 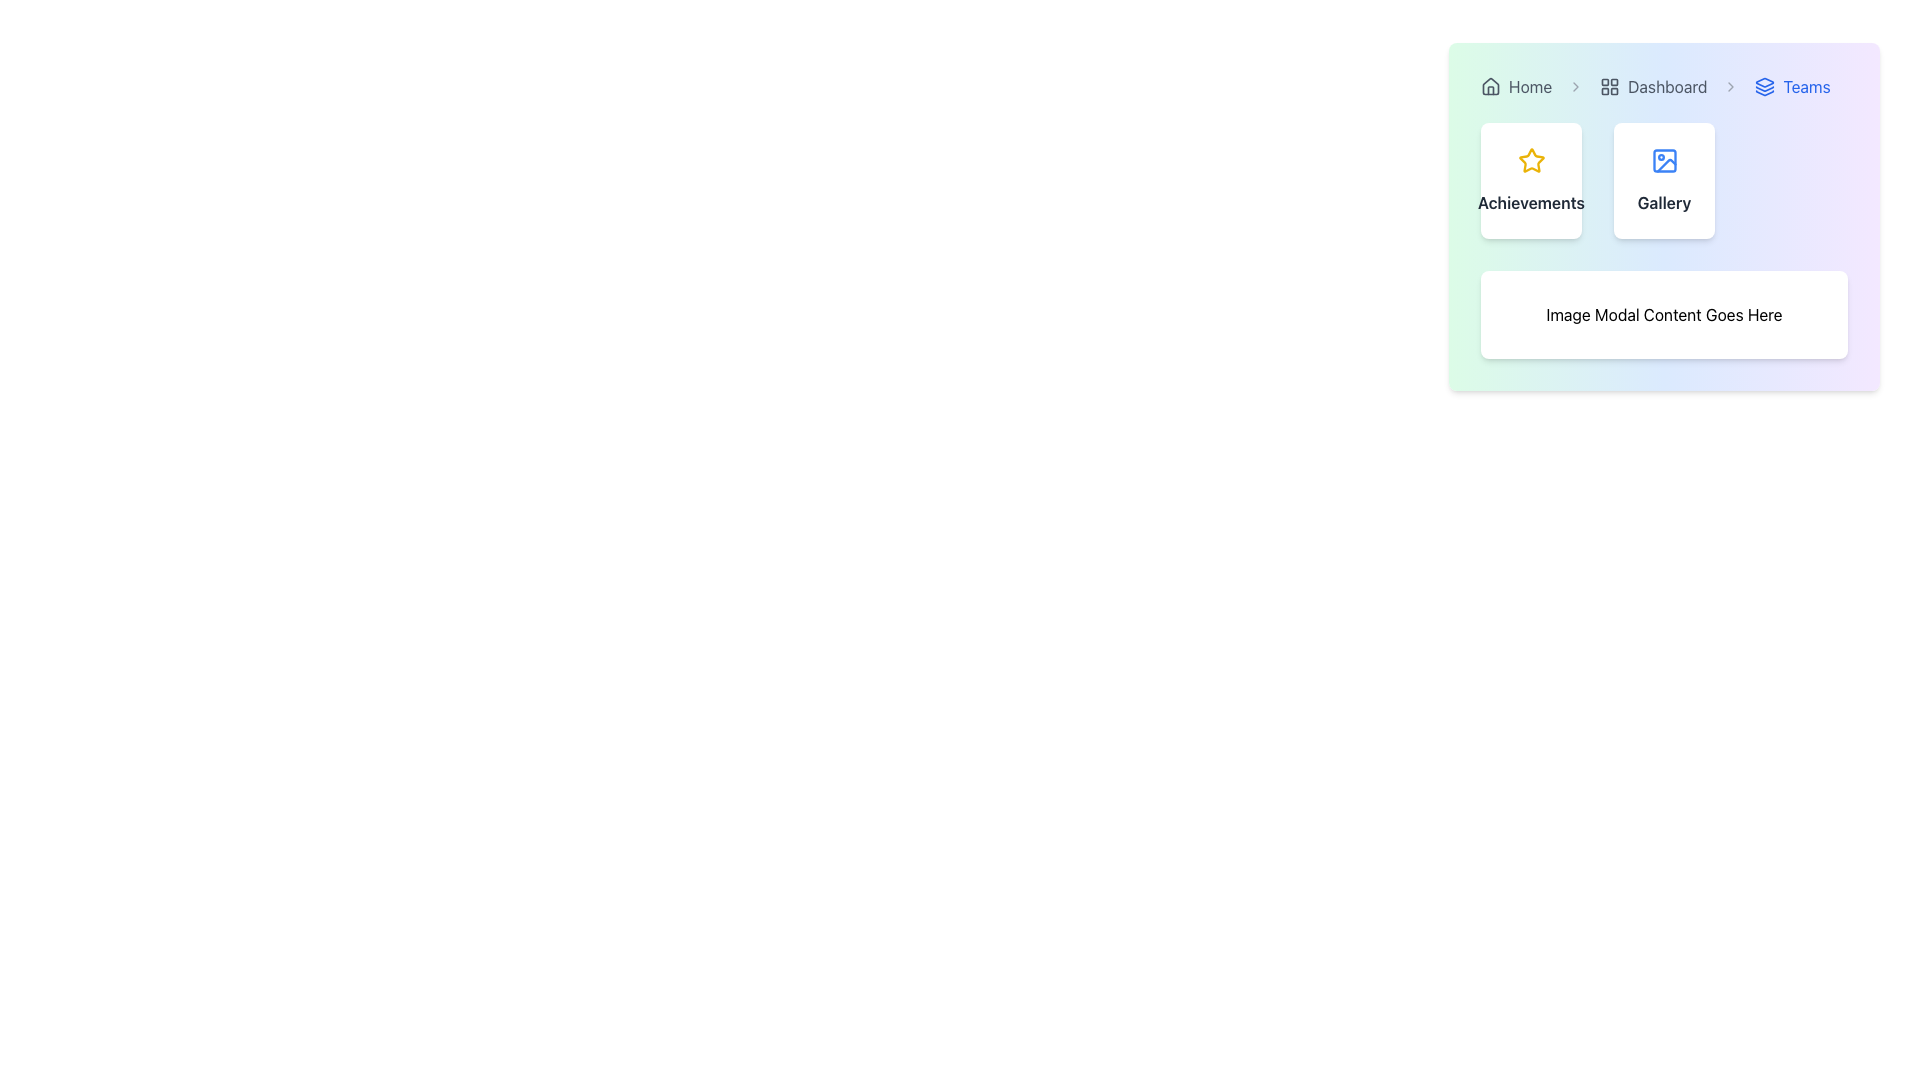 What do you see at coordinates (1653, 86) in the screenshot?
I see `the 'Dashboard' navigational link in the breadcrumb trail, which is the second item positioned between 'Home' and 'Teams'` at bounding box center [1653, 86].